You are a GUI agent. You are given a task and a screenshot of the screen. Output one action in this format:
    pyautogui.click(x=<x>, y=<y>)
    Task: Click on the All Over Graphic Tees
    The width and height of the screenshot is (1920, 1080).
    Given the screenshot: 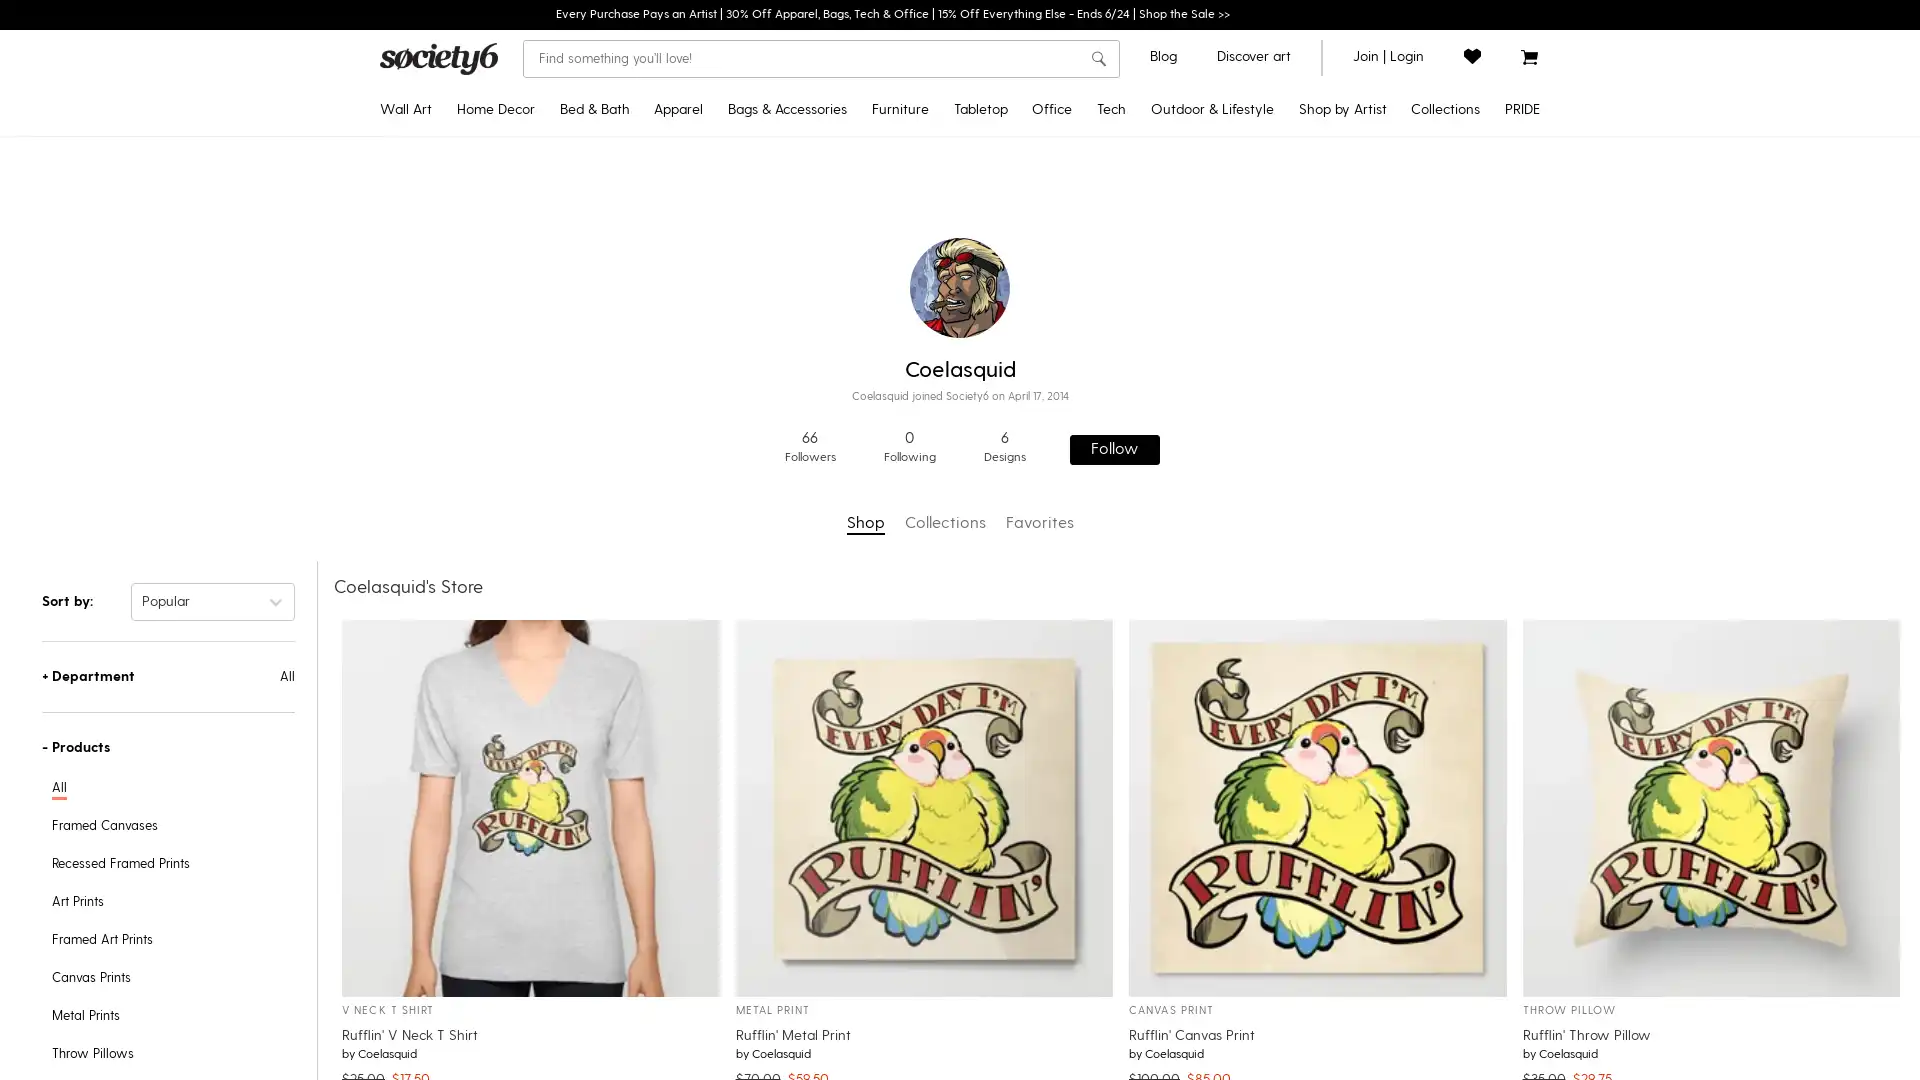 What is the action you would take?
    pyautogui.click(x=741, y=289)
    